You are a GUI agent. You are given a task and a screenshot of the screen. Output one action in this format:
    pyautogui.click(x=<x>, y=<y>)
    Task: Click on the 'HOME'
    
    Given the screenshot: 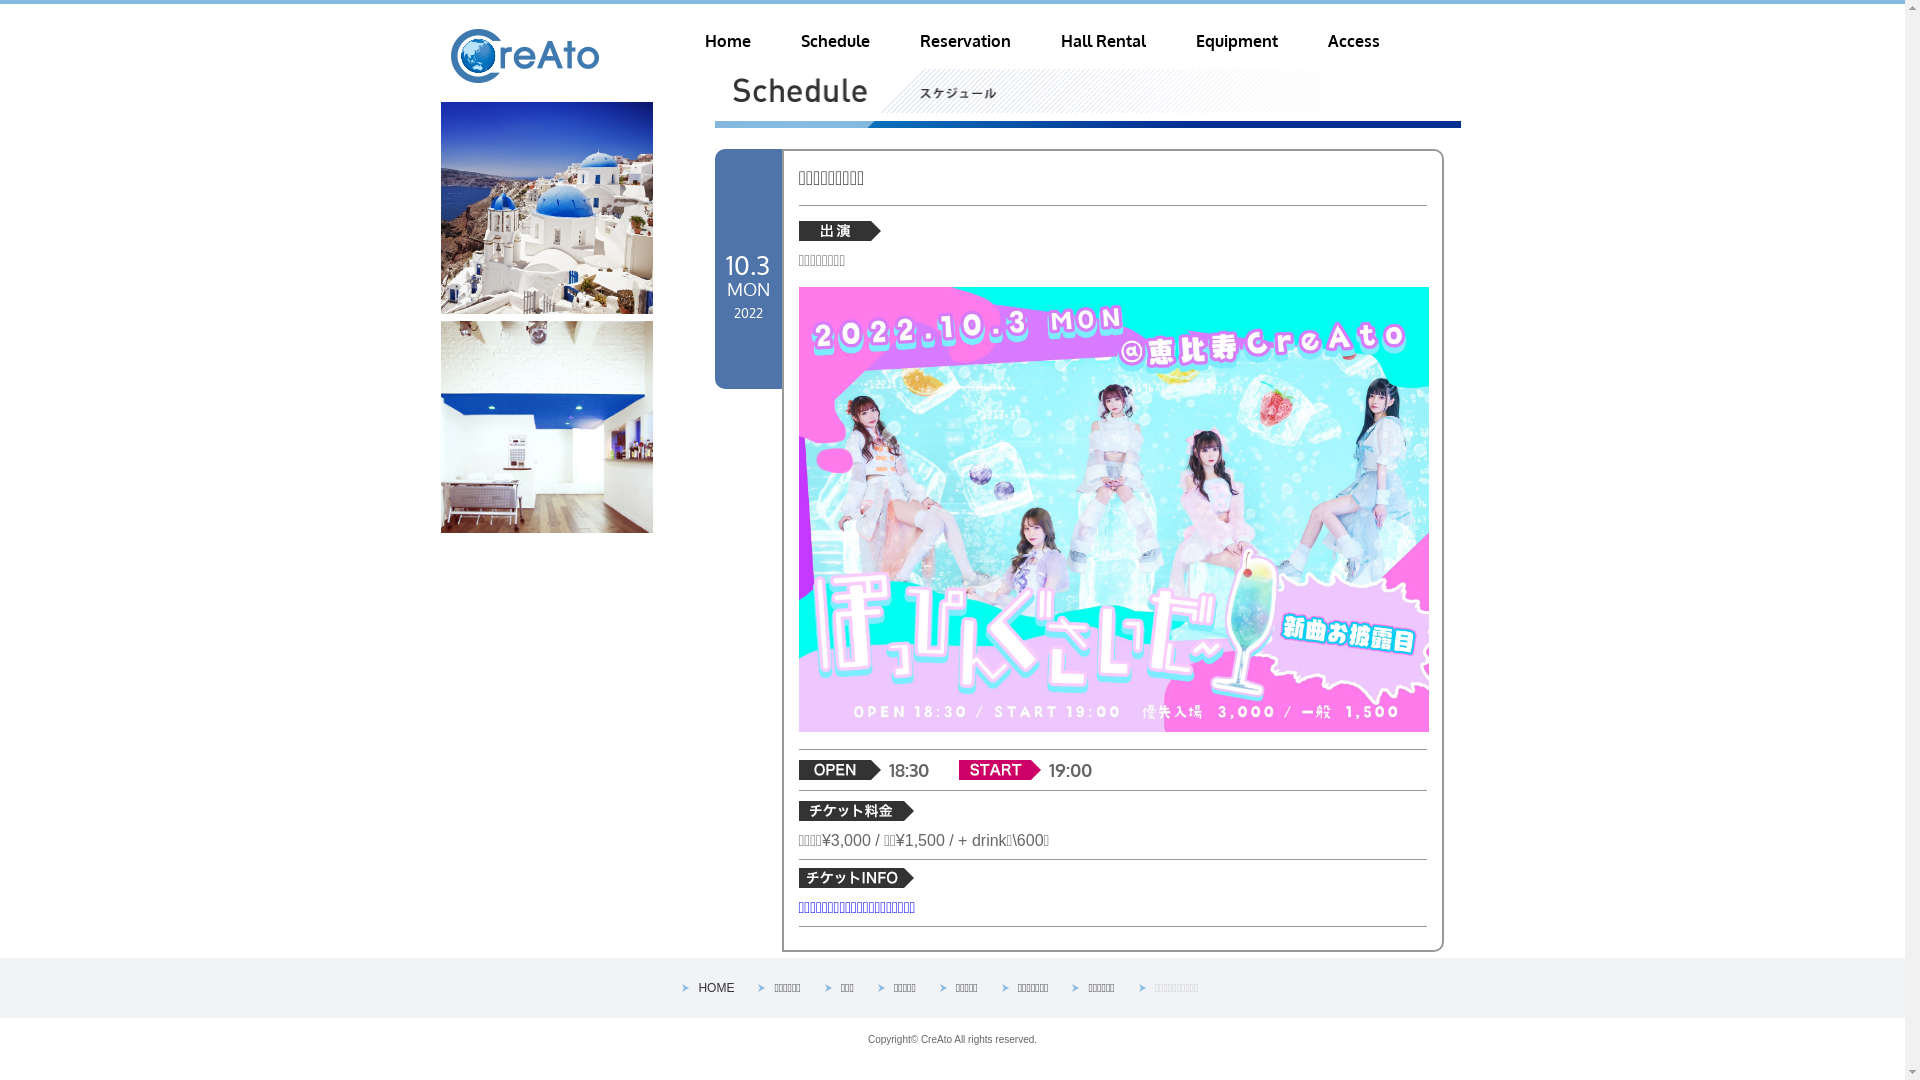 What is the action you would take?
    pyautogui.click(x=715, y=986)
    